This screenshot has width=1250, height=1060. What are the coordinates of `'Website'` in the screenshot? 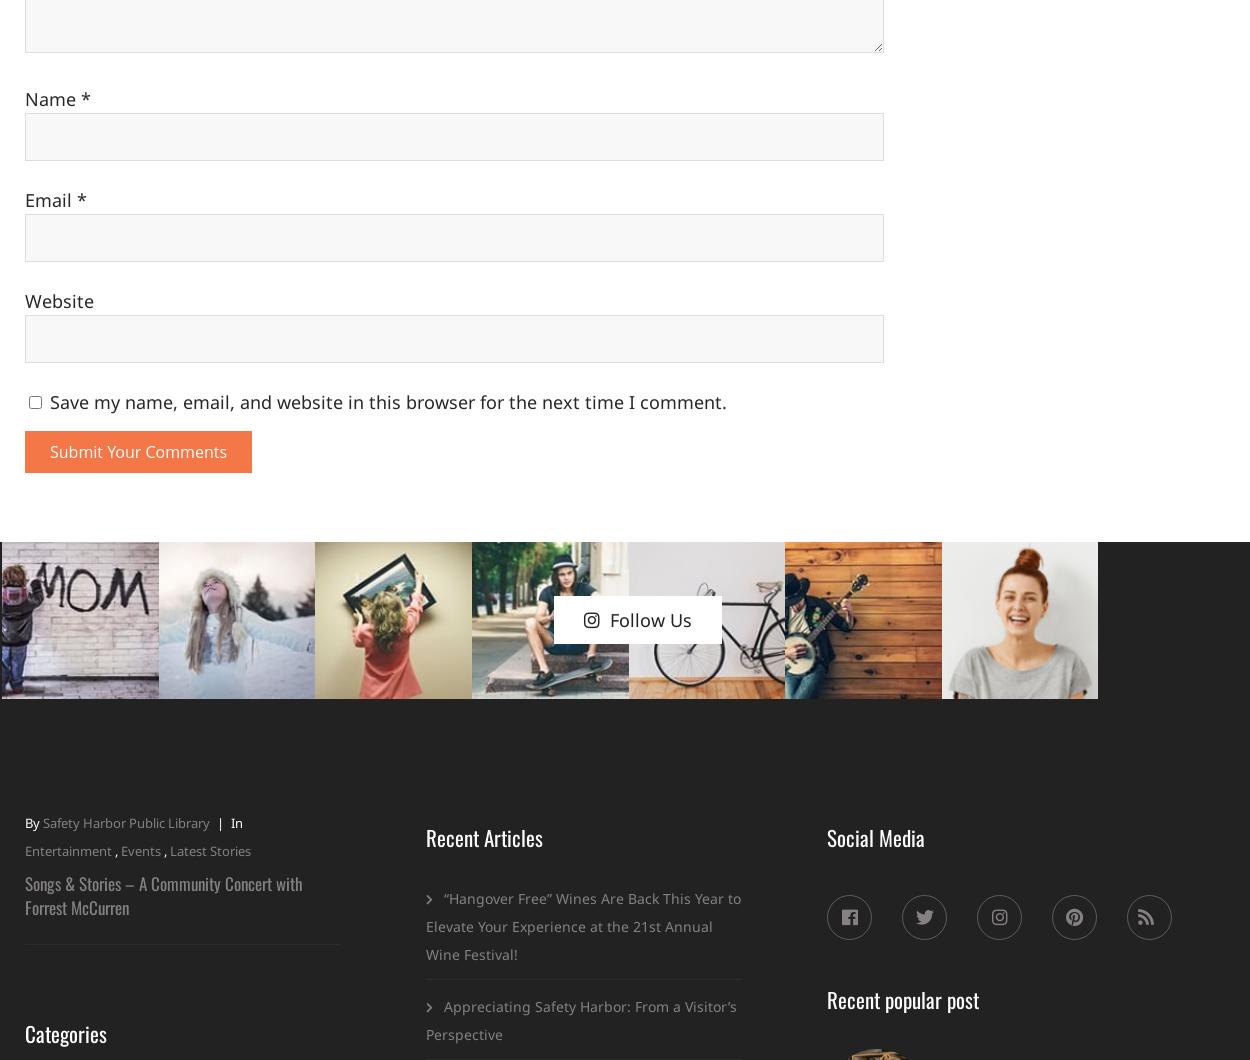 It's located at (59, 301).